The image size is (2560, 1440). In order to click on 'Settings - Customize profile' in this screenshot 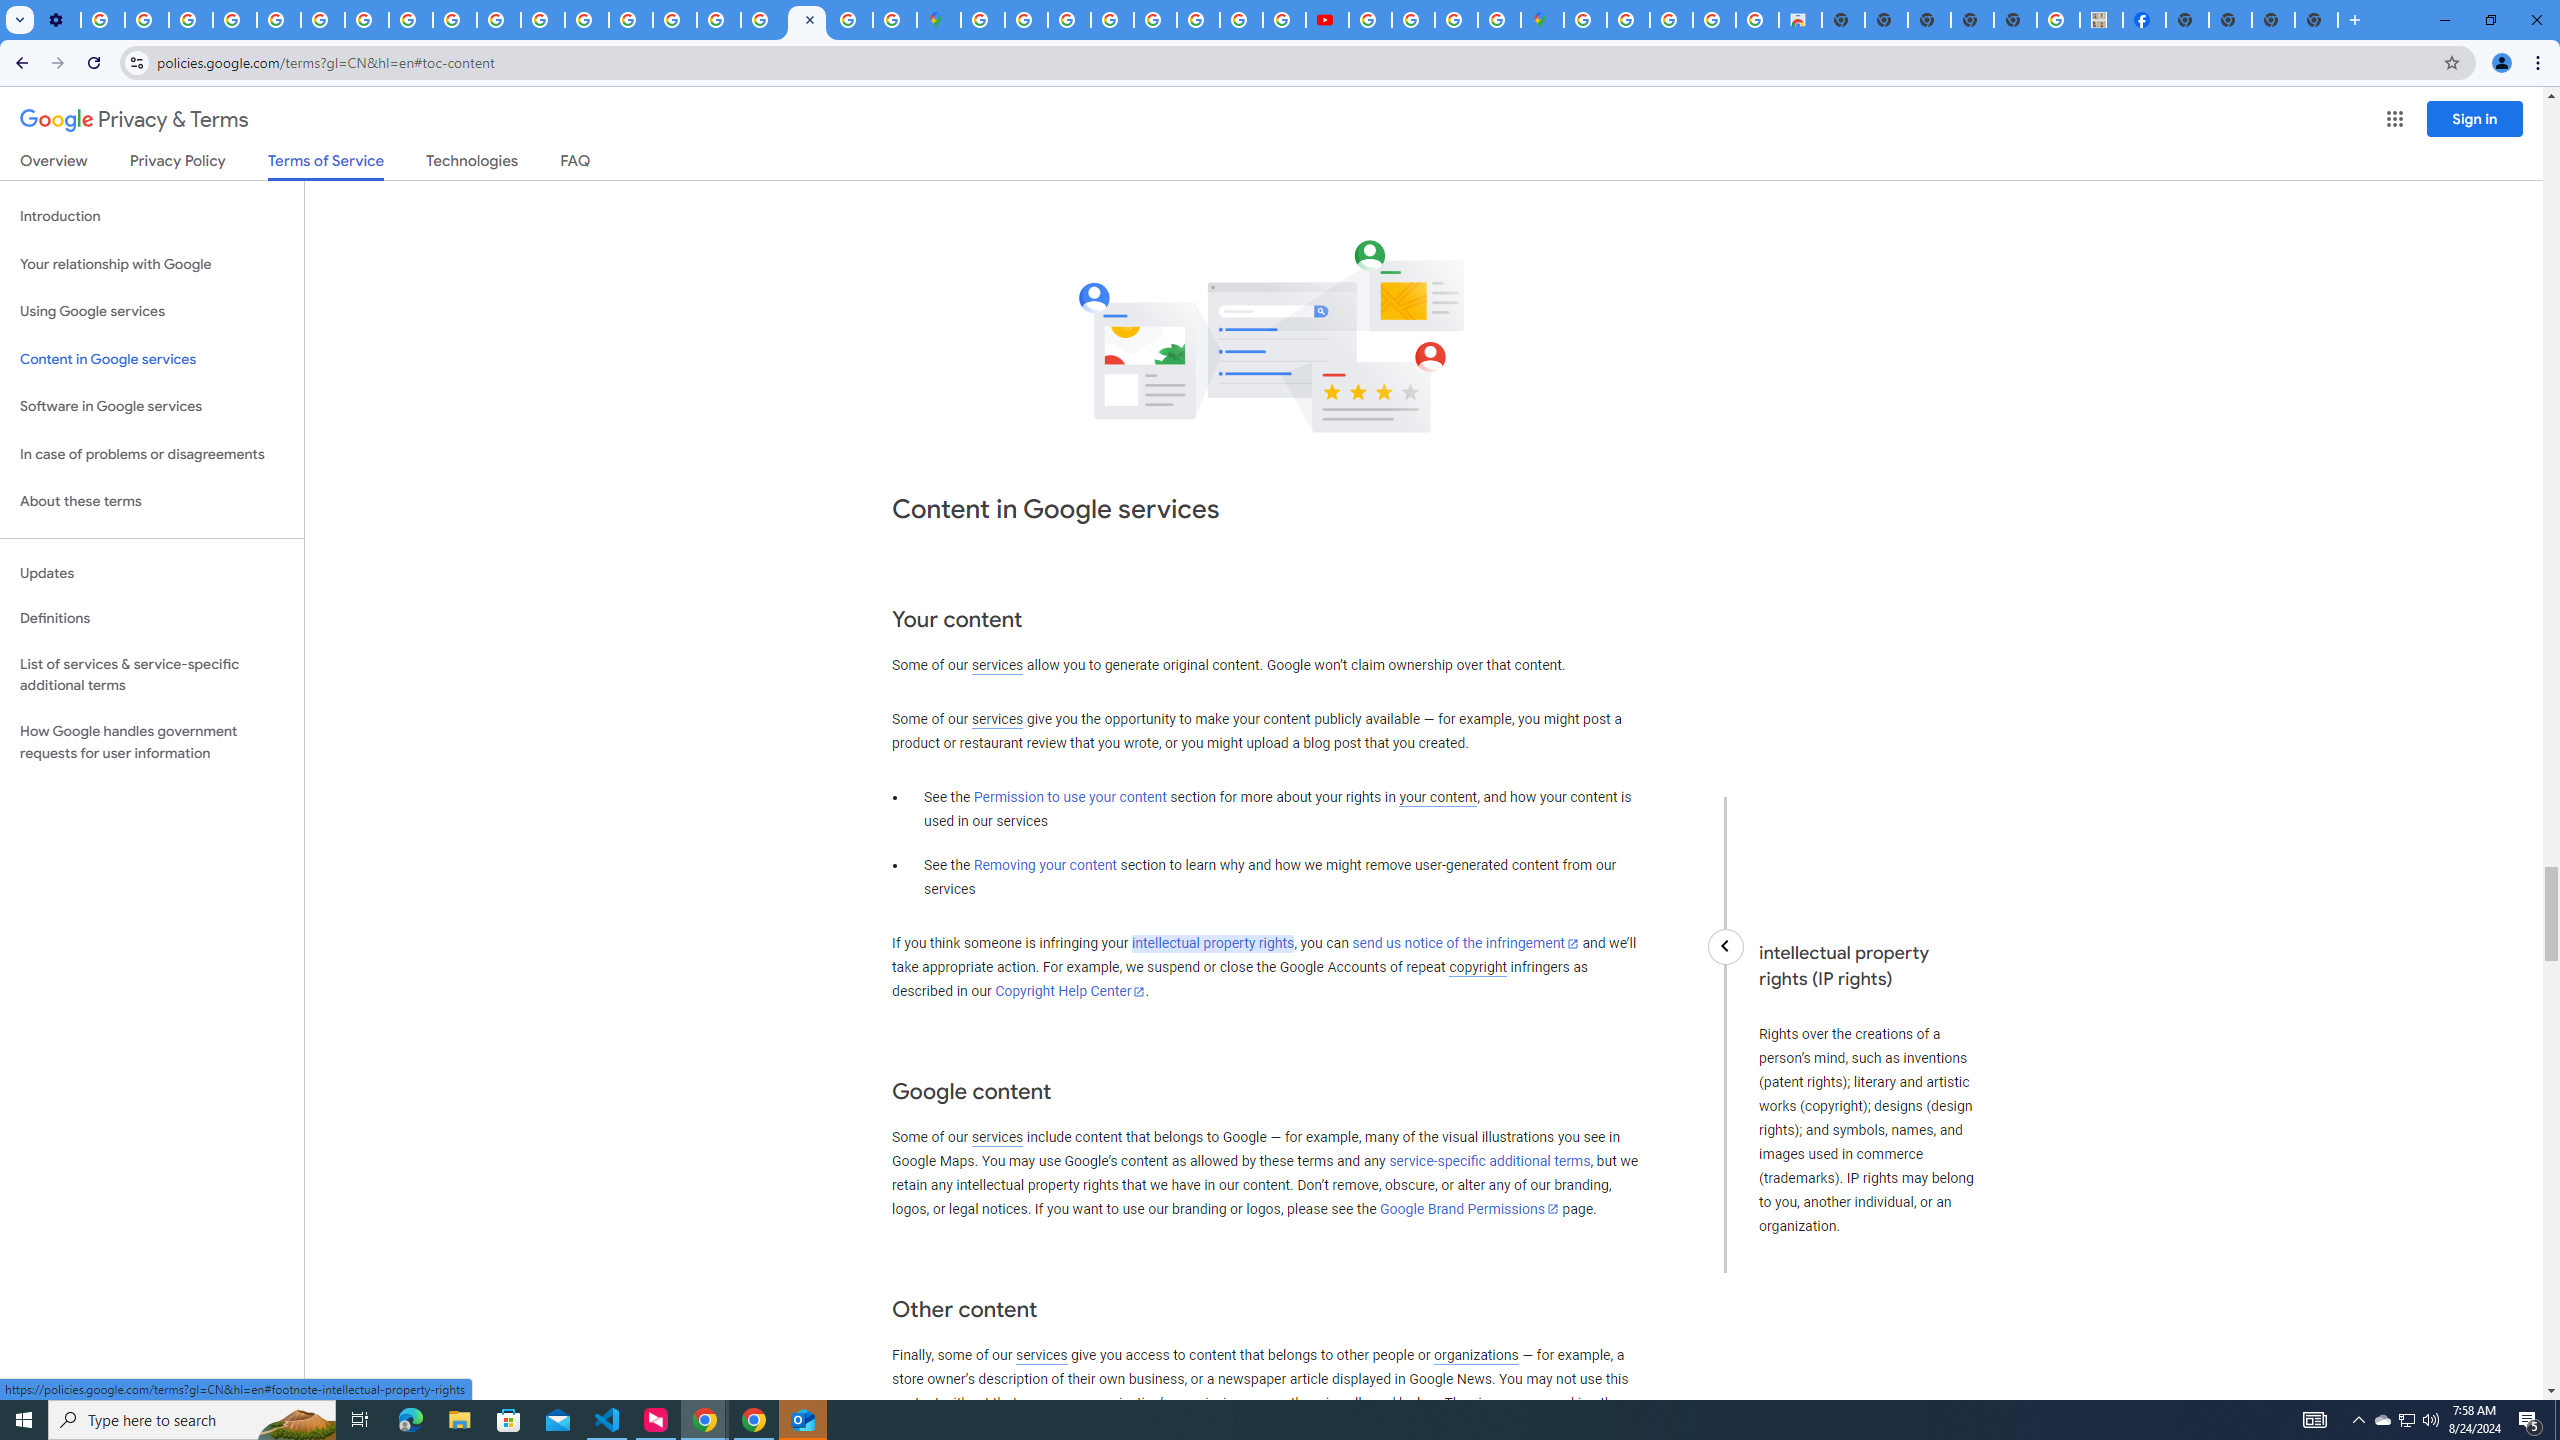, I will do `click(57, 19)`.